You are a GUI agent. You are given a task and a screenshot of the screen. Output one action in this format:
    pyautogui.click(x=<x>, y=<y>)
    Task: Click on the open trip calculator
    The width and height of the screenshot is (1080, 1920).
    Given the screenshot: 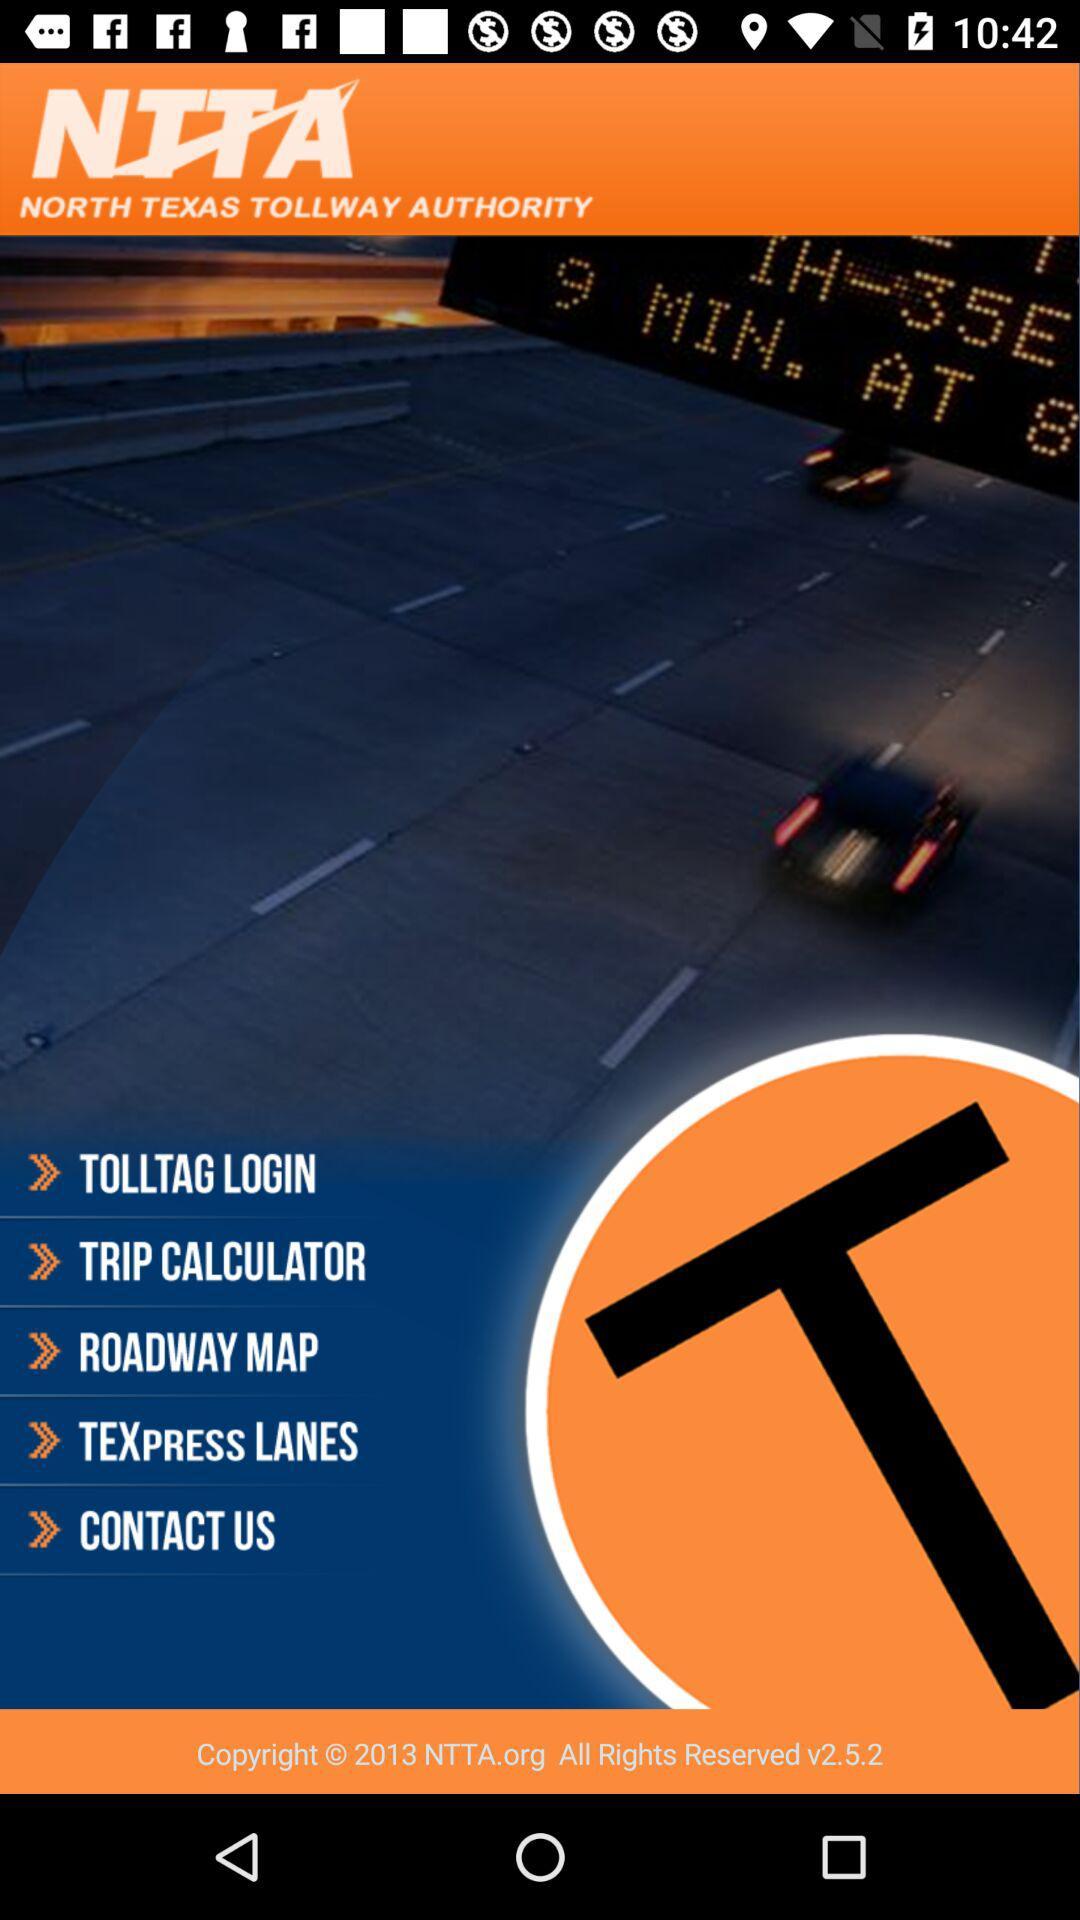 What is the action you would take?
    pyautogui.click(x=194, y=1261)
    